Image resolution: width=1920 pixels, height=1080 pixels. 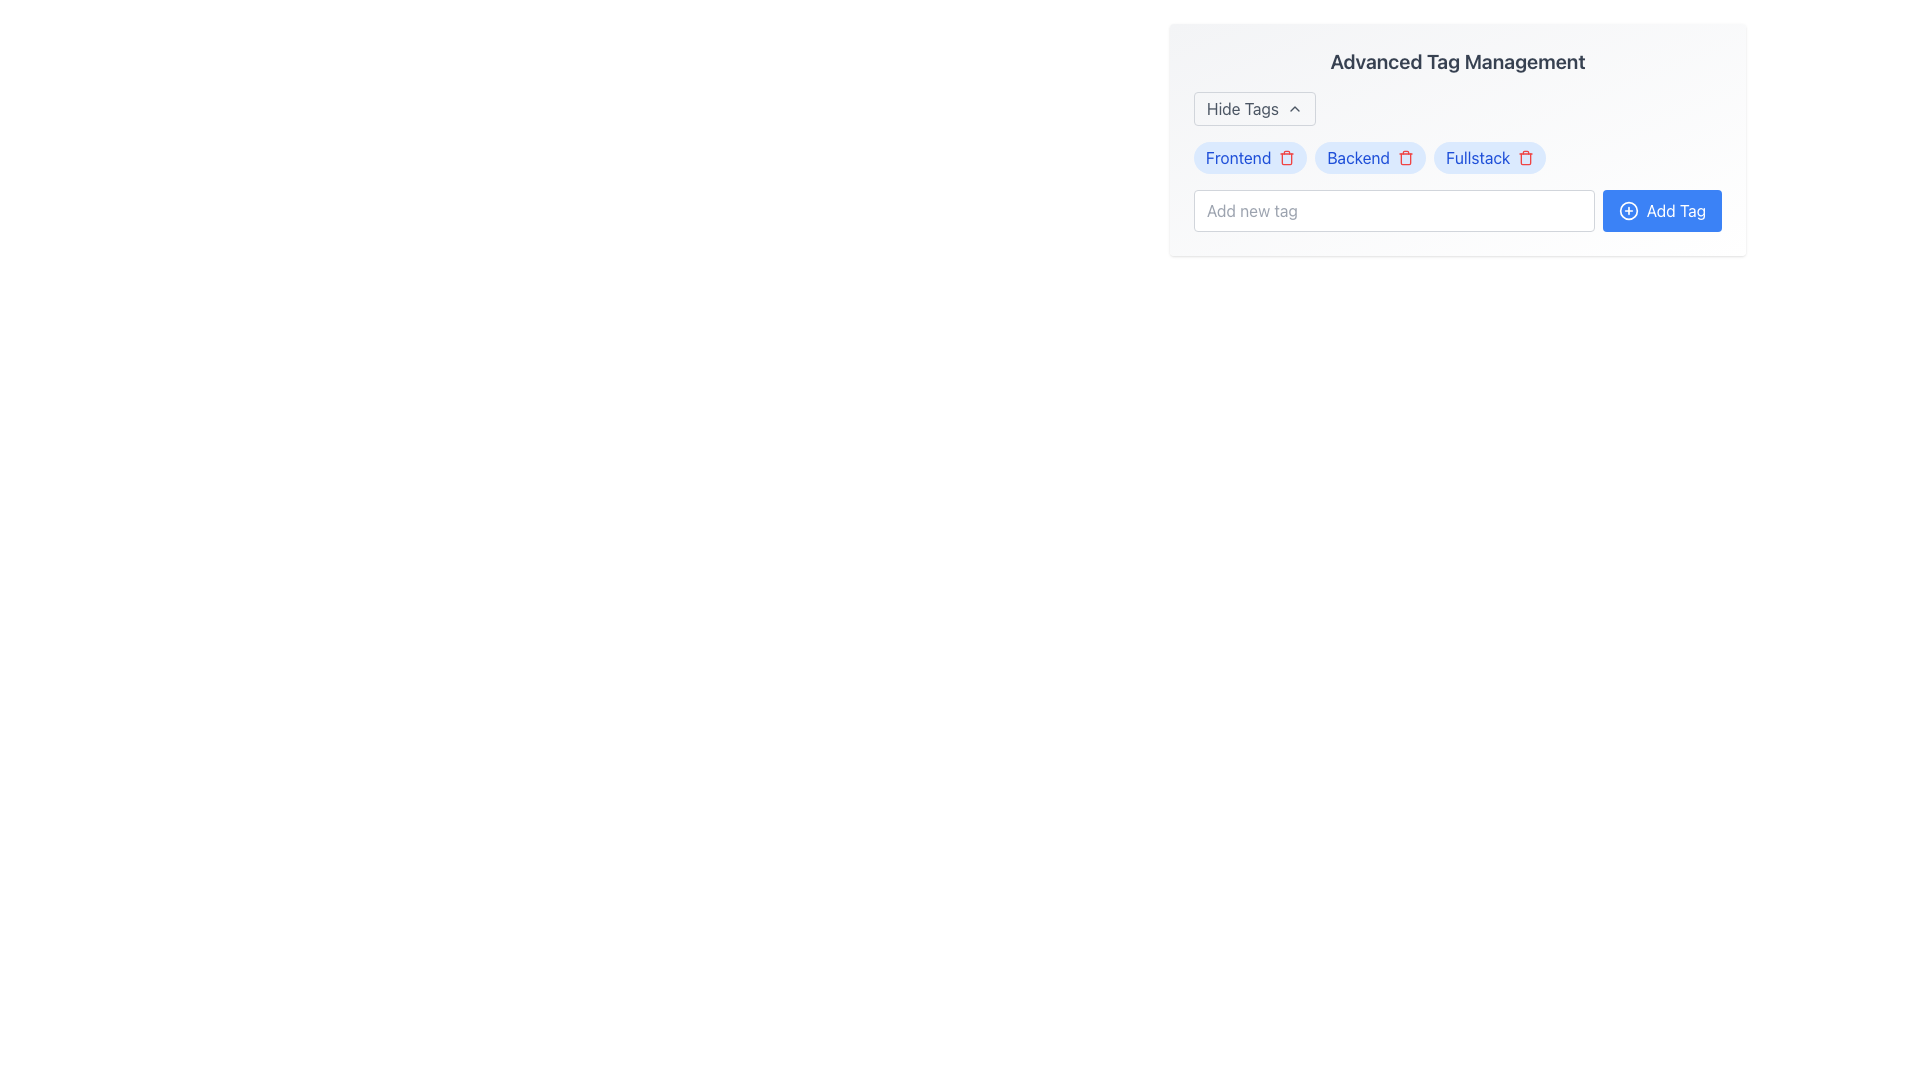 What do you see at coordinates (1525, 157) in the screenshot?
I see `the trash icon button, which is represented in a red color scheme and located to the right of the 'Fullstack' tag in the Advanced Tag Management interface` at bounding box center [1525, 157].